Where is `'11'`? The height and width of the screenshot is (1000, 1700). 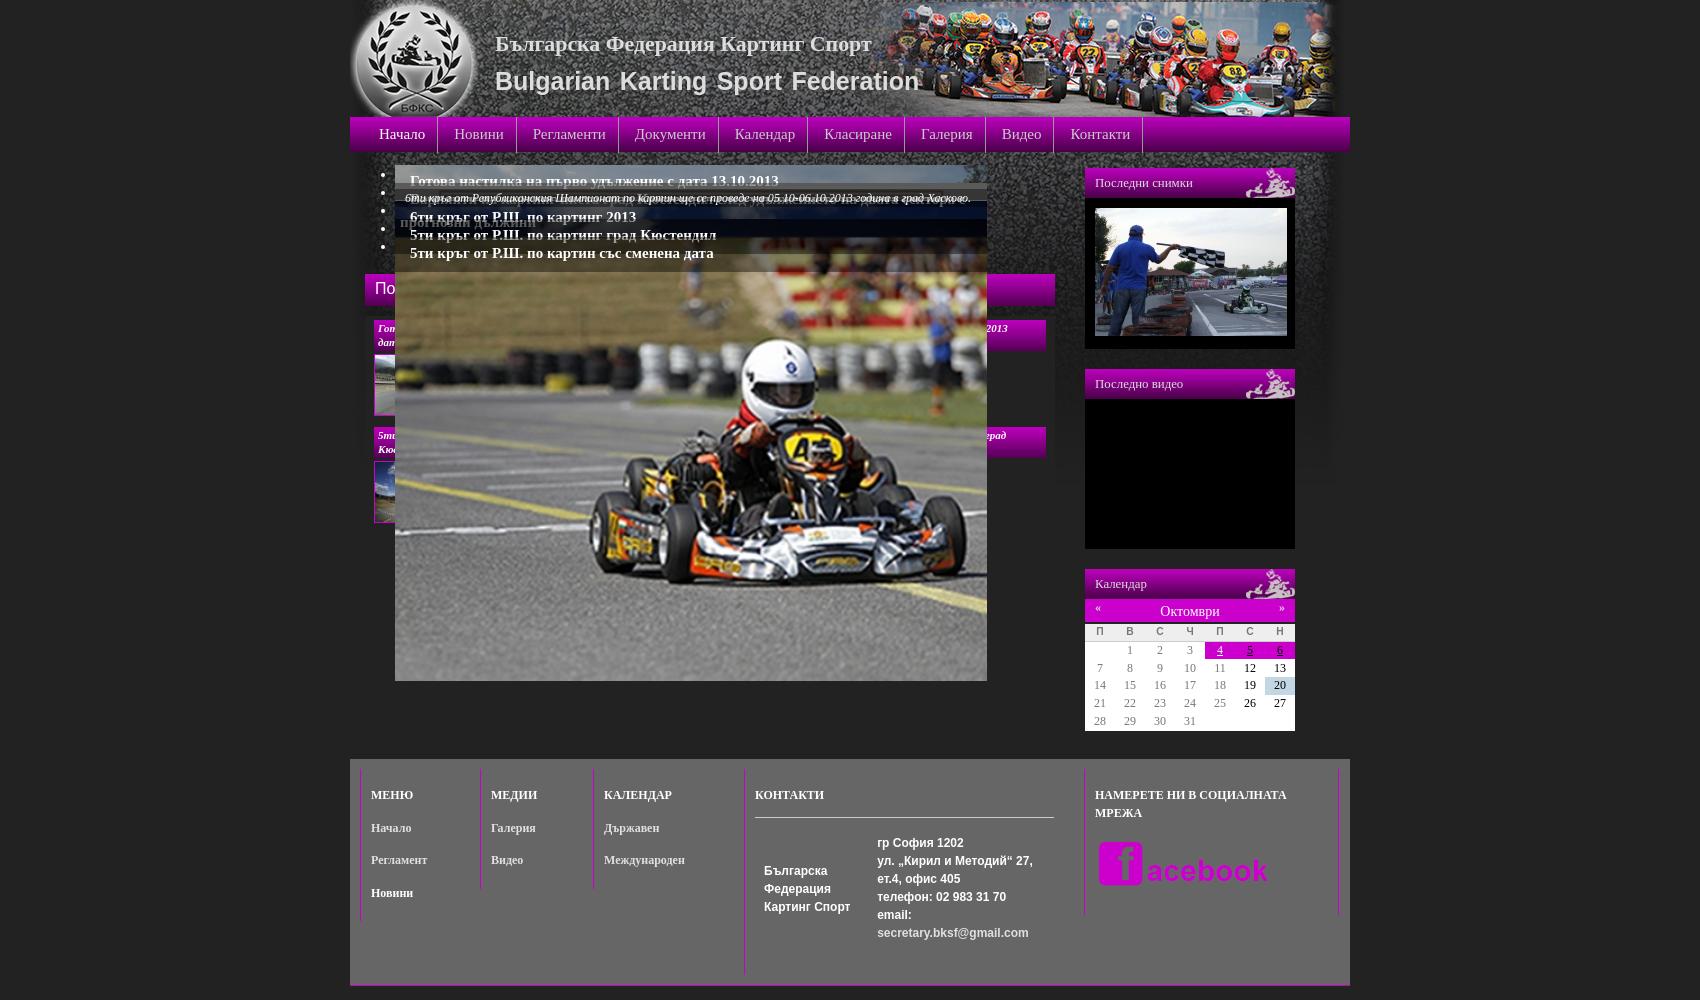
'11' is located at coordinates (1218, 667).